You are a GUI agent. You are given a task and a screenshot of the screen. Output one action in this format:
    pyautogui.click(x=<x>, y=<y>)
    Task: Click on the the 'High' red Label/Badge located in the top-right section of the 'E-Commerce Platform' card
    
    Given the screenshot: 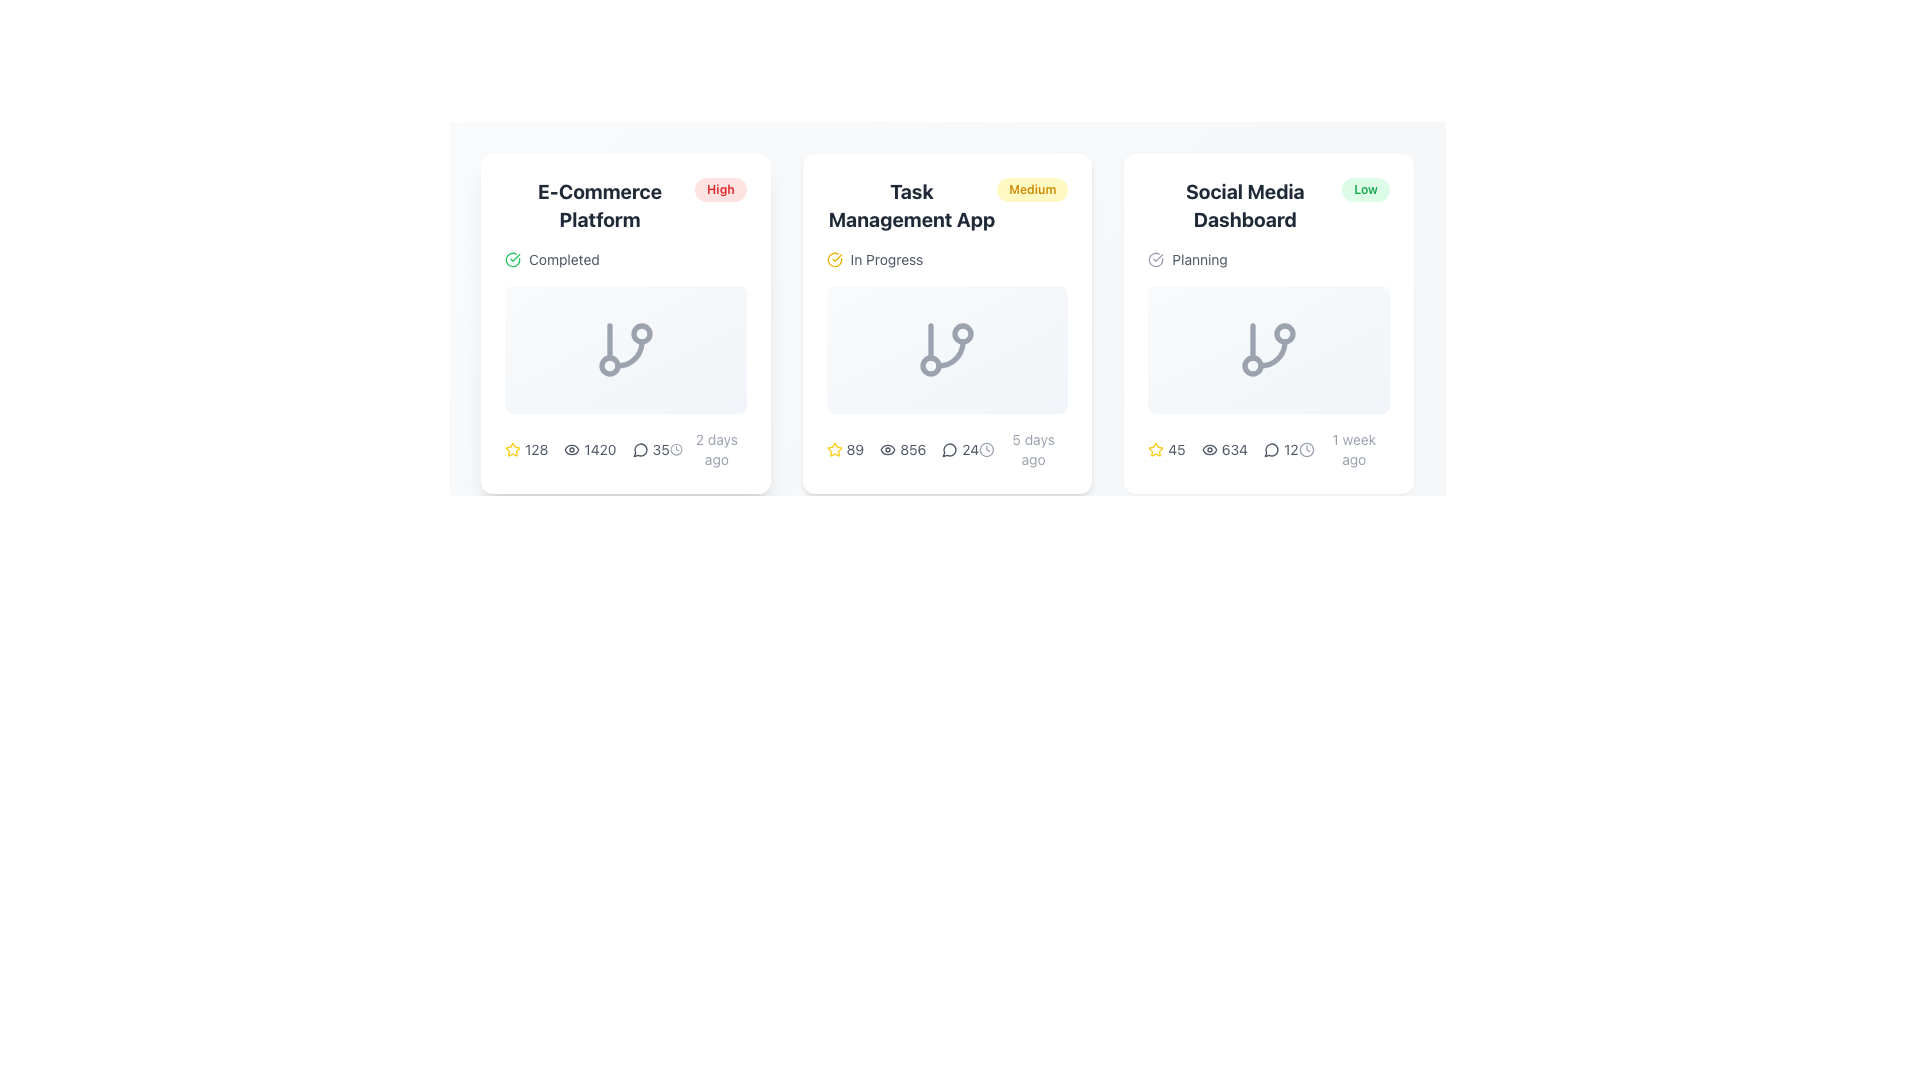 What is the action you would take?
    pyautogui.click(x=720, y=189)
    